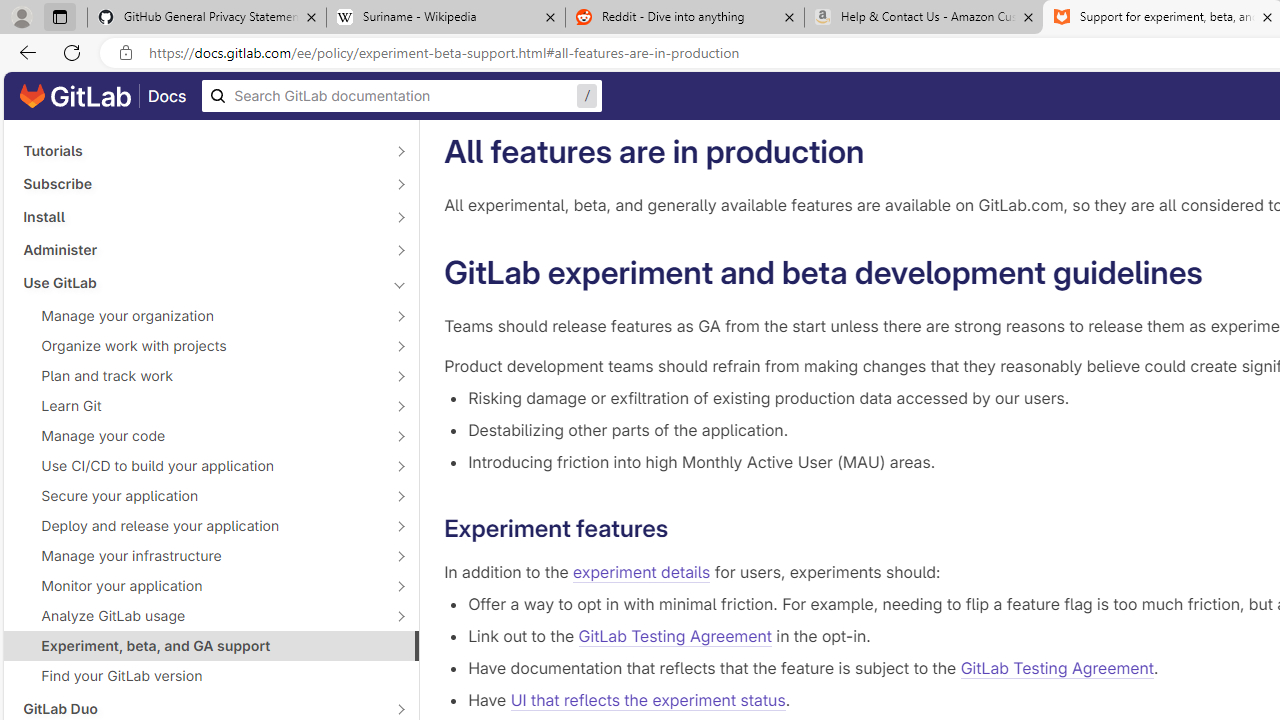  What do you see at coordinates (200, 465) in the screenshot?
I see `'Use CI/CD to build your application'` at bounding box center [200, 465].